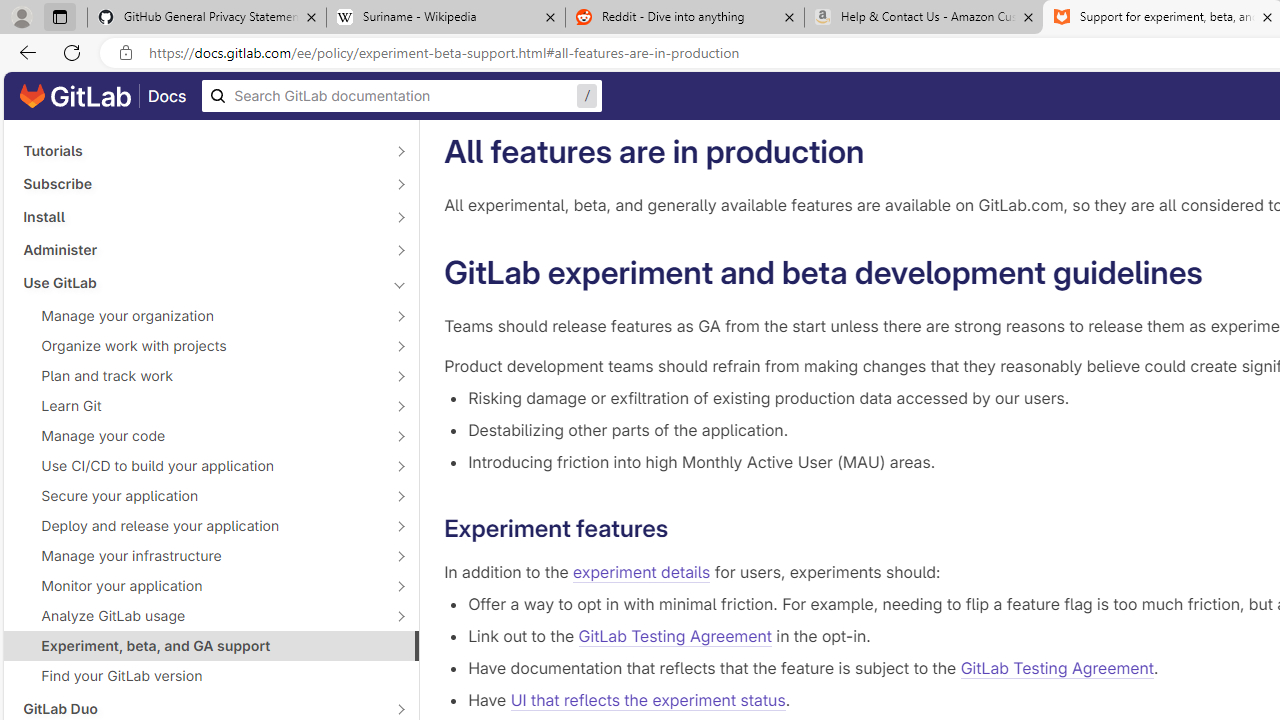  What do you see at coordinates (200, 465) in the screenshot?
I see `'Use CI/CD to build your application'` at bounding box center [200, 465].